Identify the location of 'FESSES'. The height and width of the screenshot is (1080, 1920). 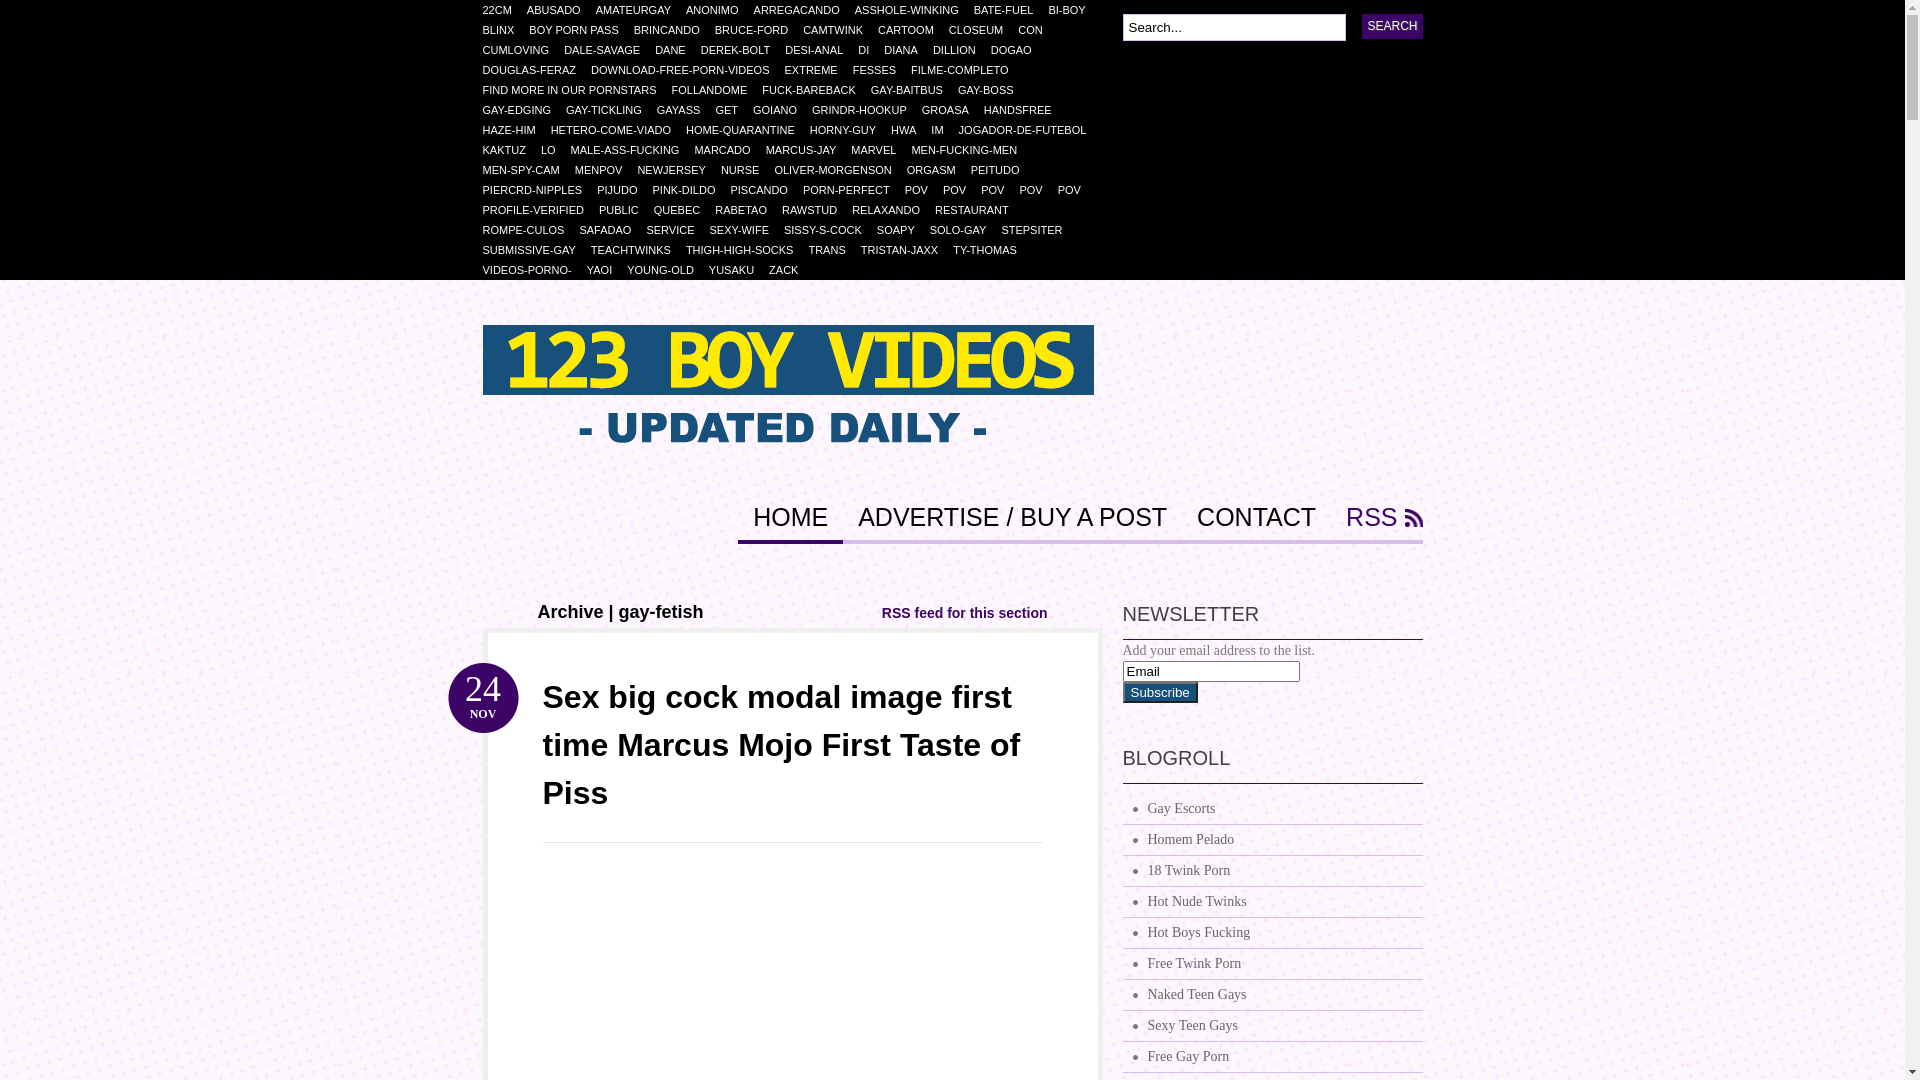
(881, 68).